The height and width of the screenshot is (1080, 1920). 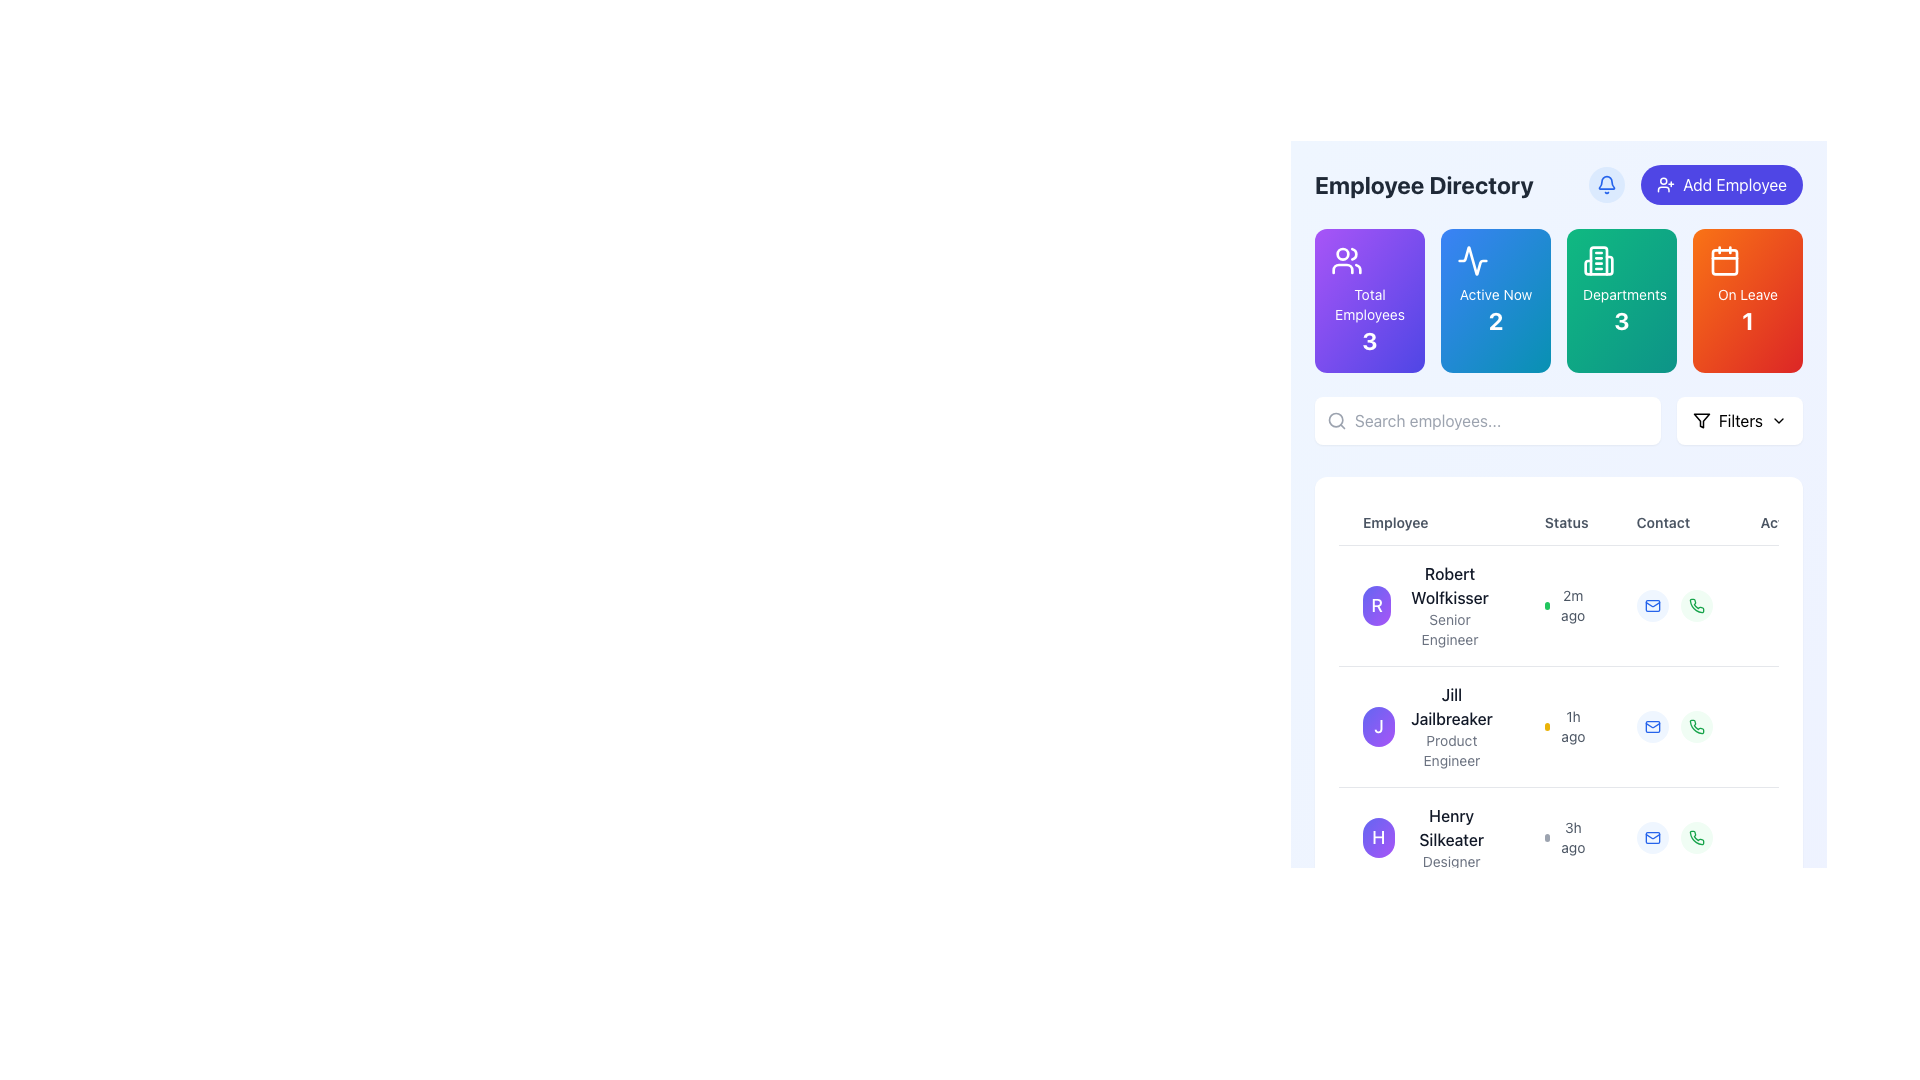 What do you see at coordinates (1785, 604) in the screenshot?
I see `the Interactive ellipsis button located in the 'Ac' column of the row for 'Robert Wolfkisser'` at bounding box center [1785, 604].